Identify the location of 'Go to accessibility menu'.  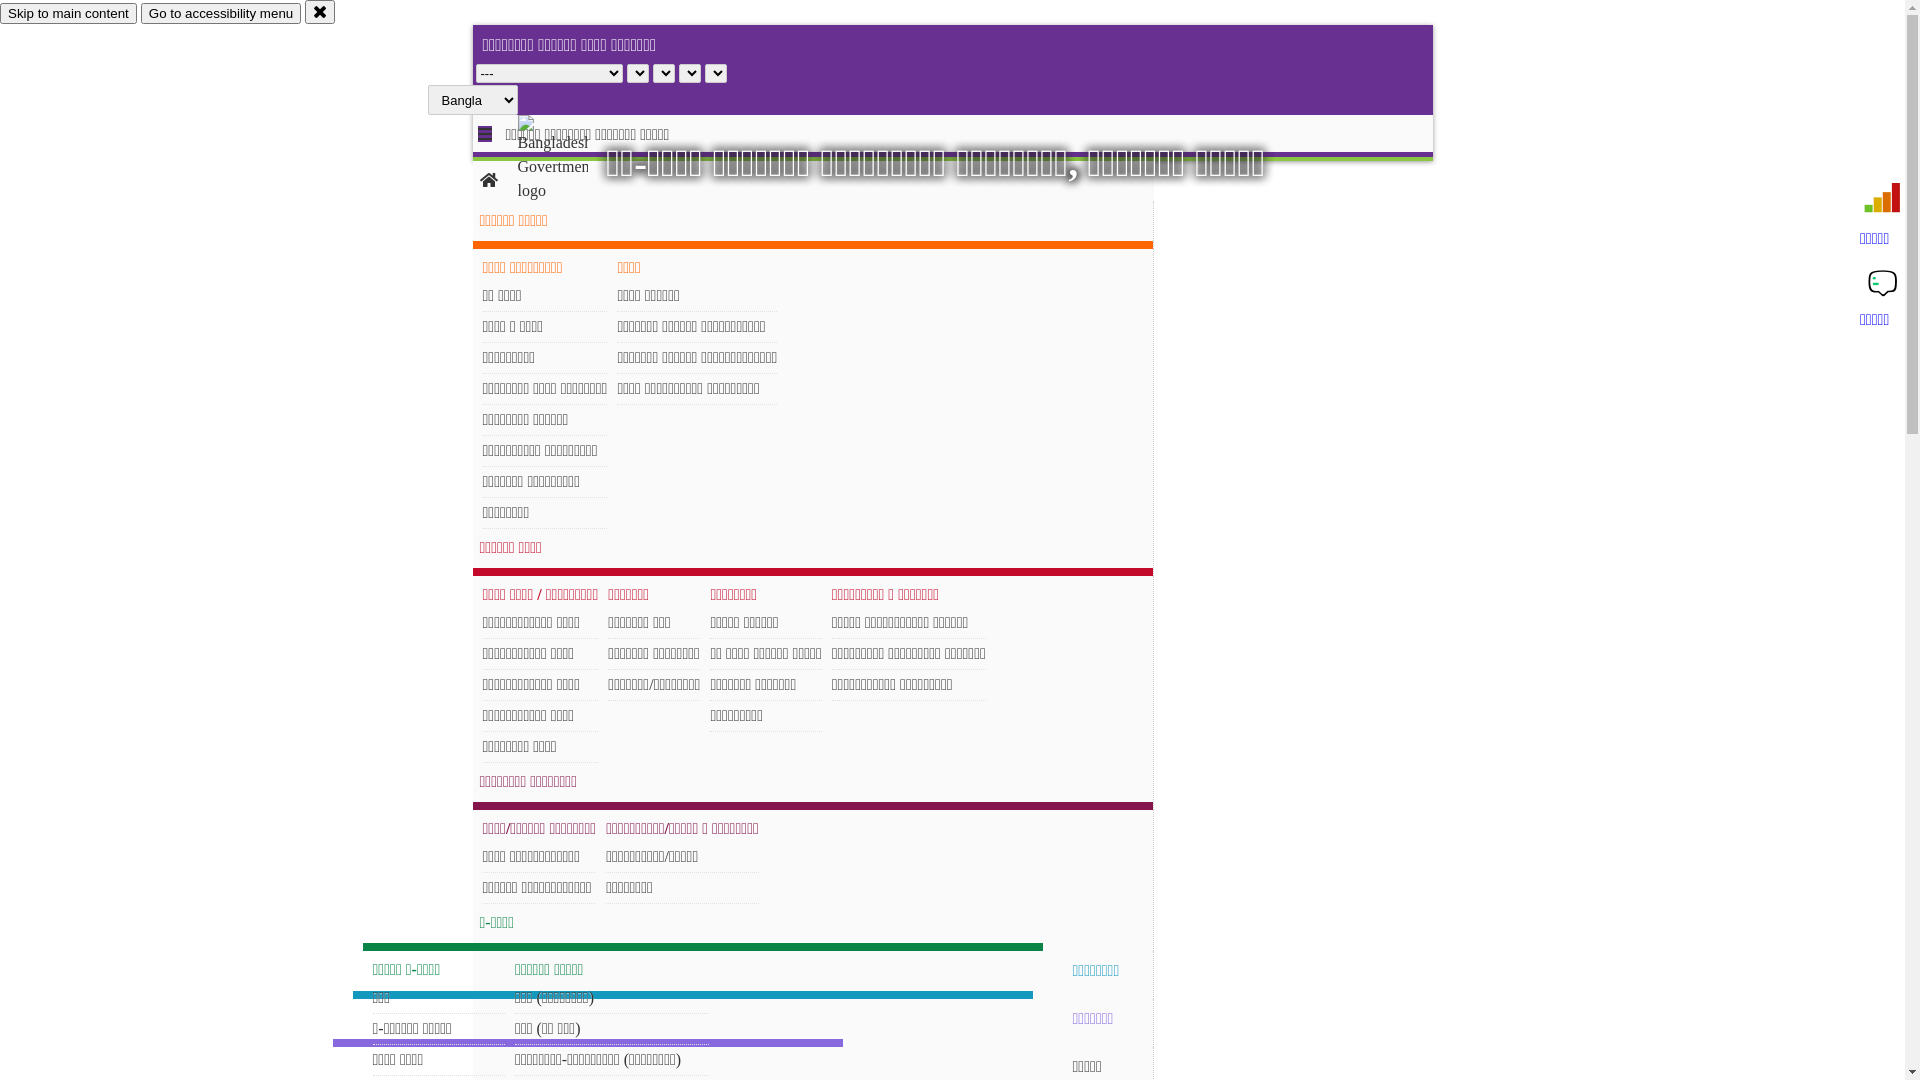
(139, 13).